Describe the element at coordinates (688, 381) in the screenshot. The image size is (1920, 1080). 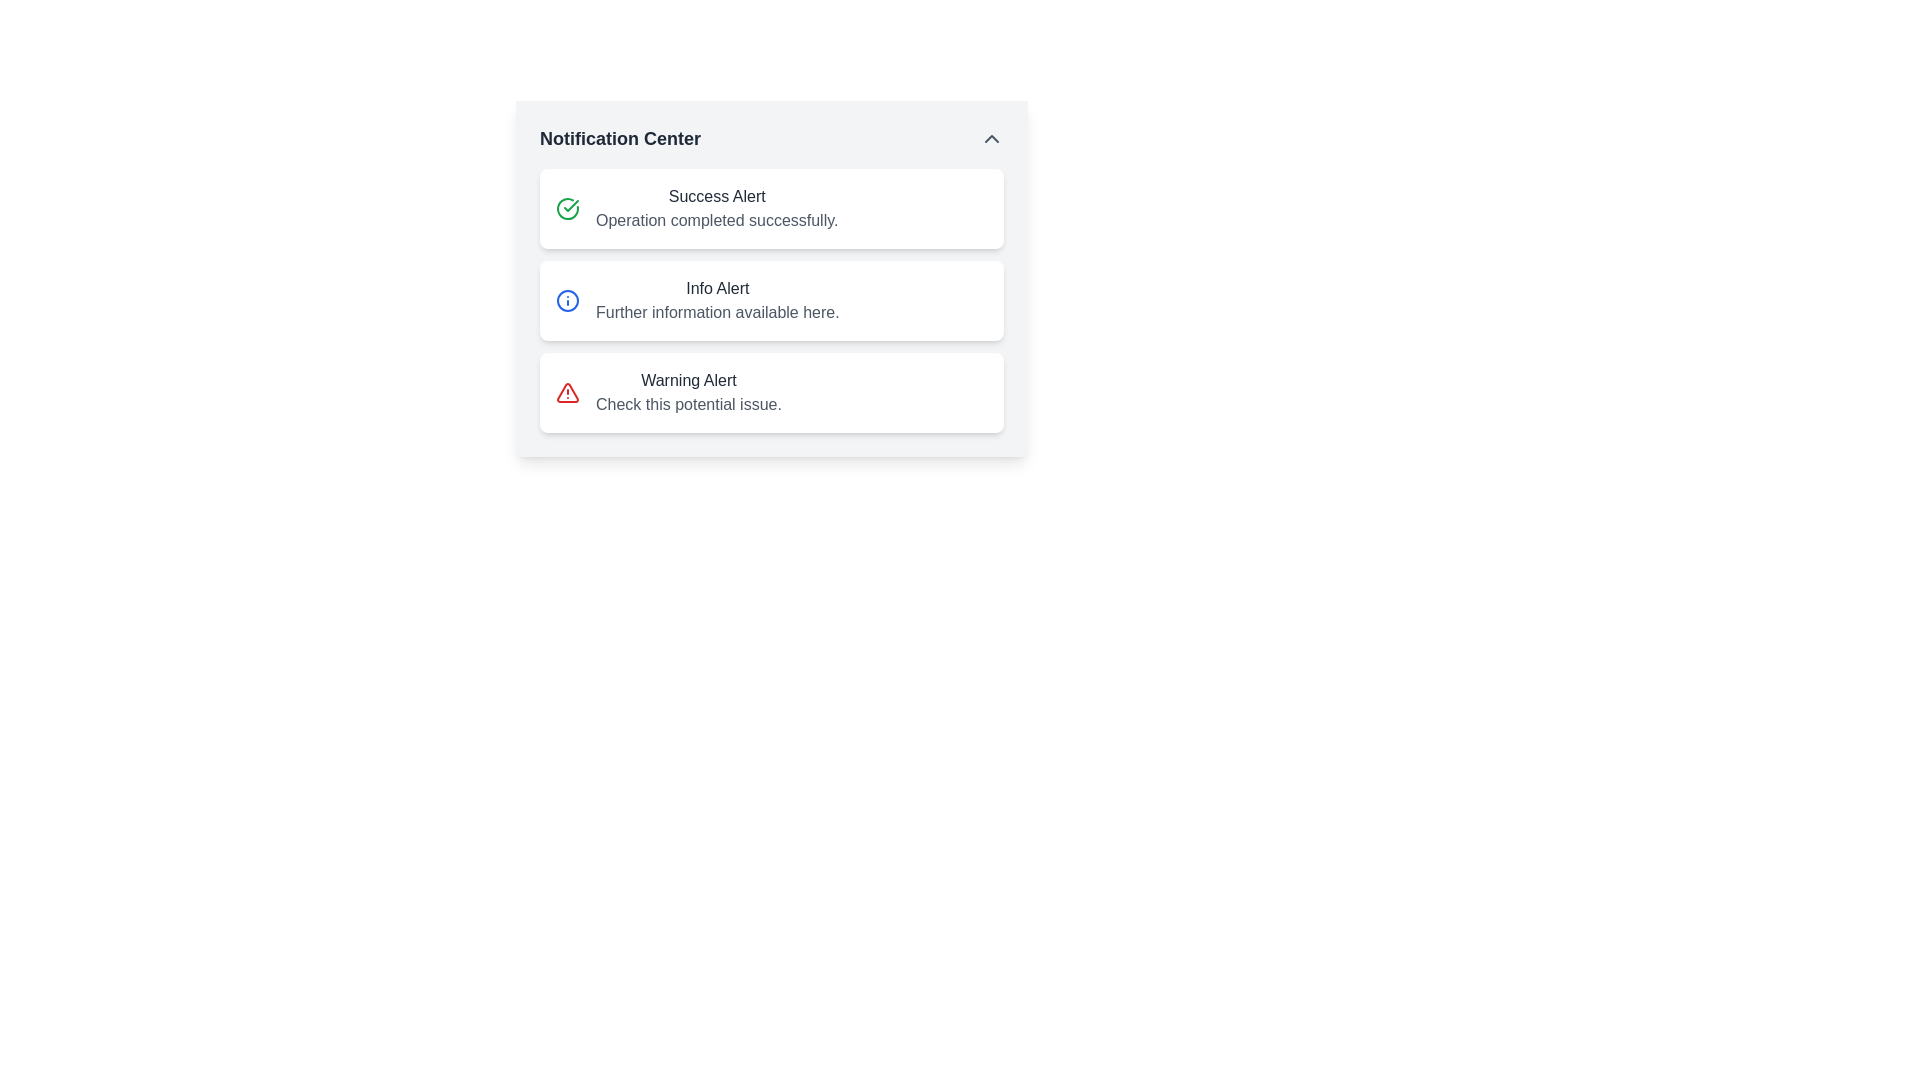
I see `the header text of the warning notification in the Notification Center, which is the third notification item and is directly above the text 'Check this potential issue.'` at that location.